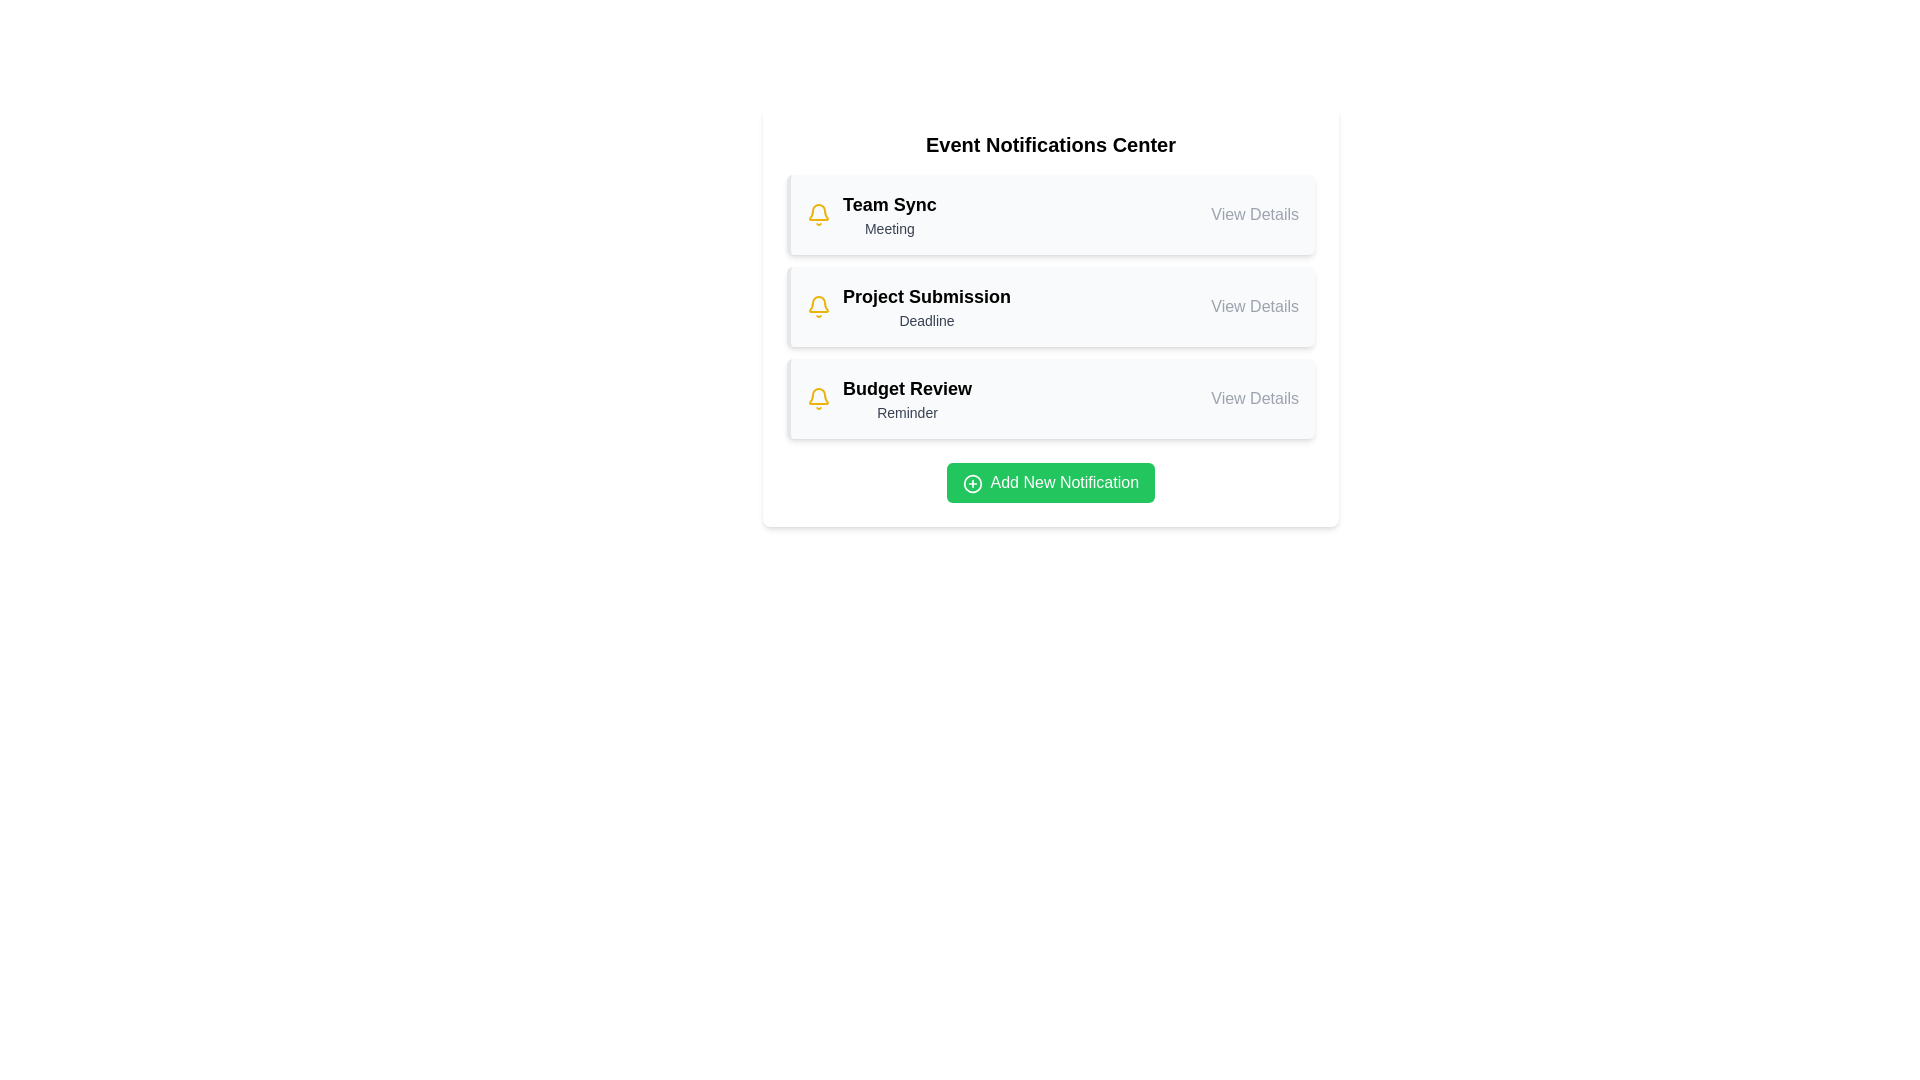 The height and width of the screenshot is (1080, 1920). I want to click on the green rectangular button labeled 'Add New Notification', so click(1050, 477).